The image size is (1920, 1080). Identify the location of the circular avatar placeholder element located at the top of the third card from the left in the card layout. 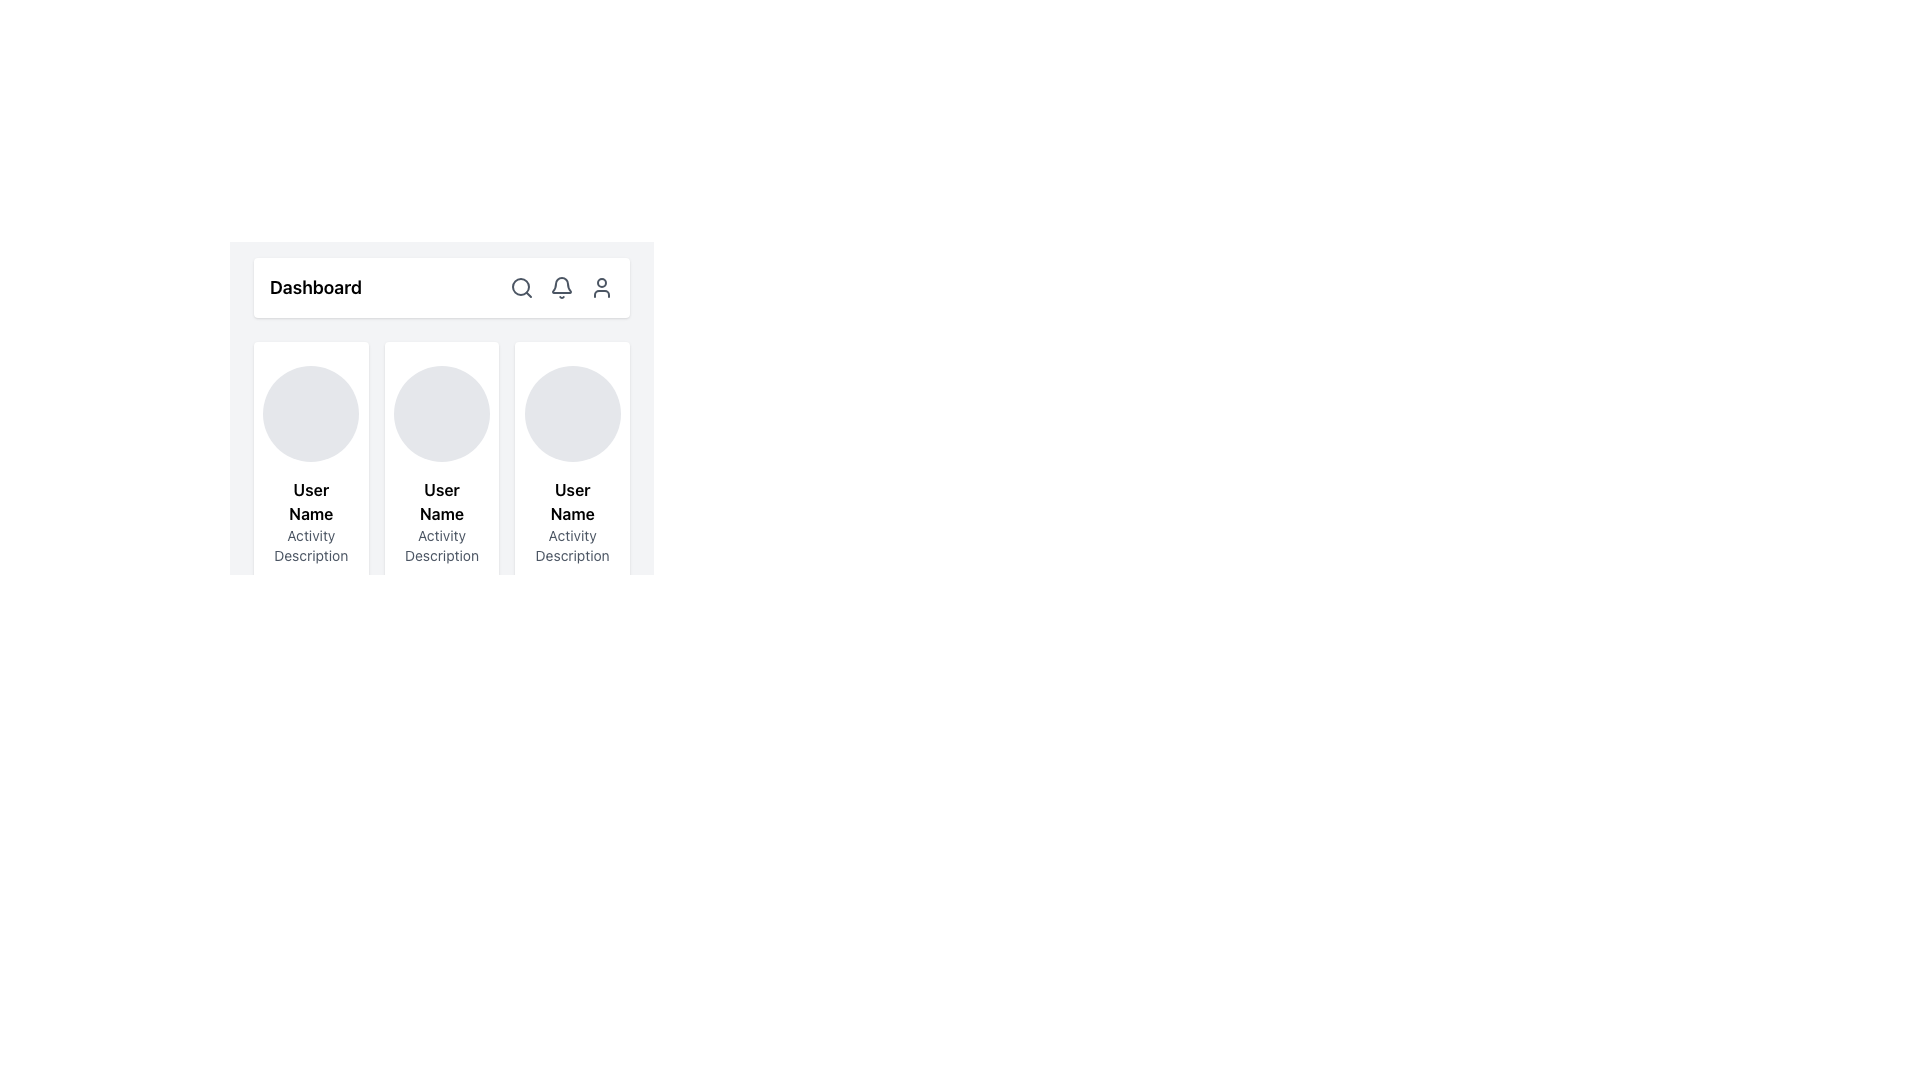
(571, 412).